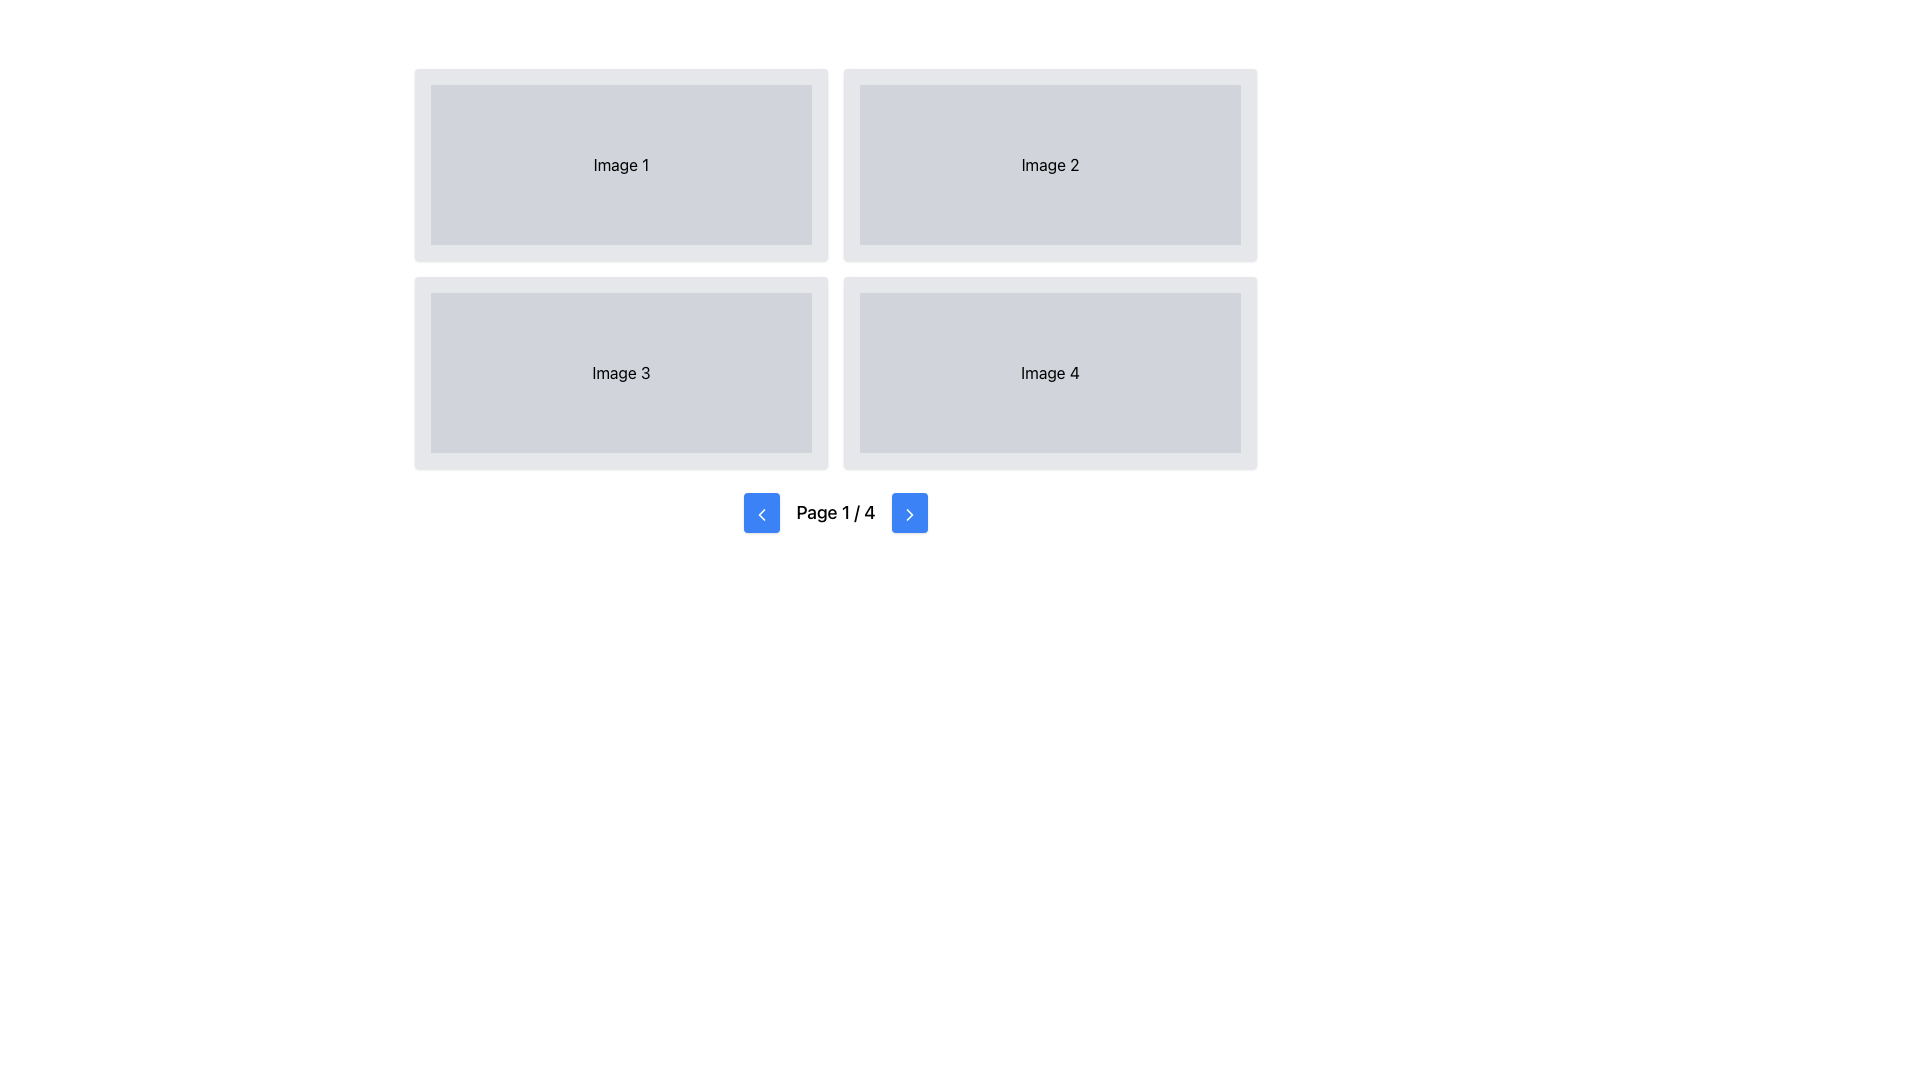 Image resolution: width=1920 pixels, height=1080 pixels. I want to click on the blue circular button with a left-pointing chevron arrow icon, so click(761, 512).